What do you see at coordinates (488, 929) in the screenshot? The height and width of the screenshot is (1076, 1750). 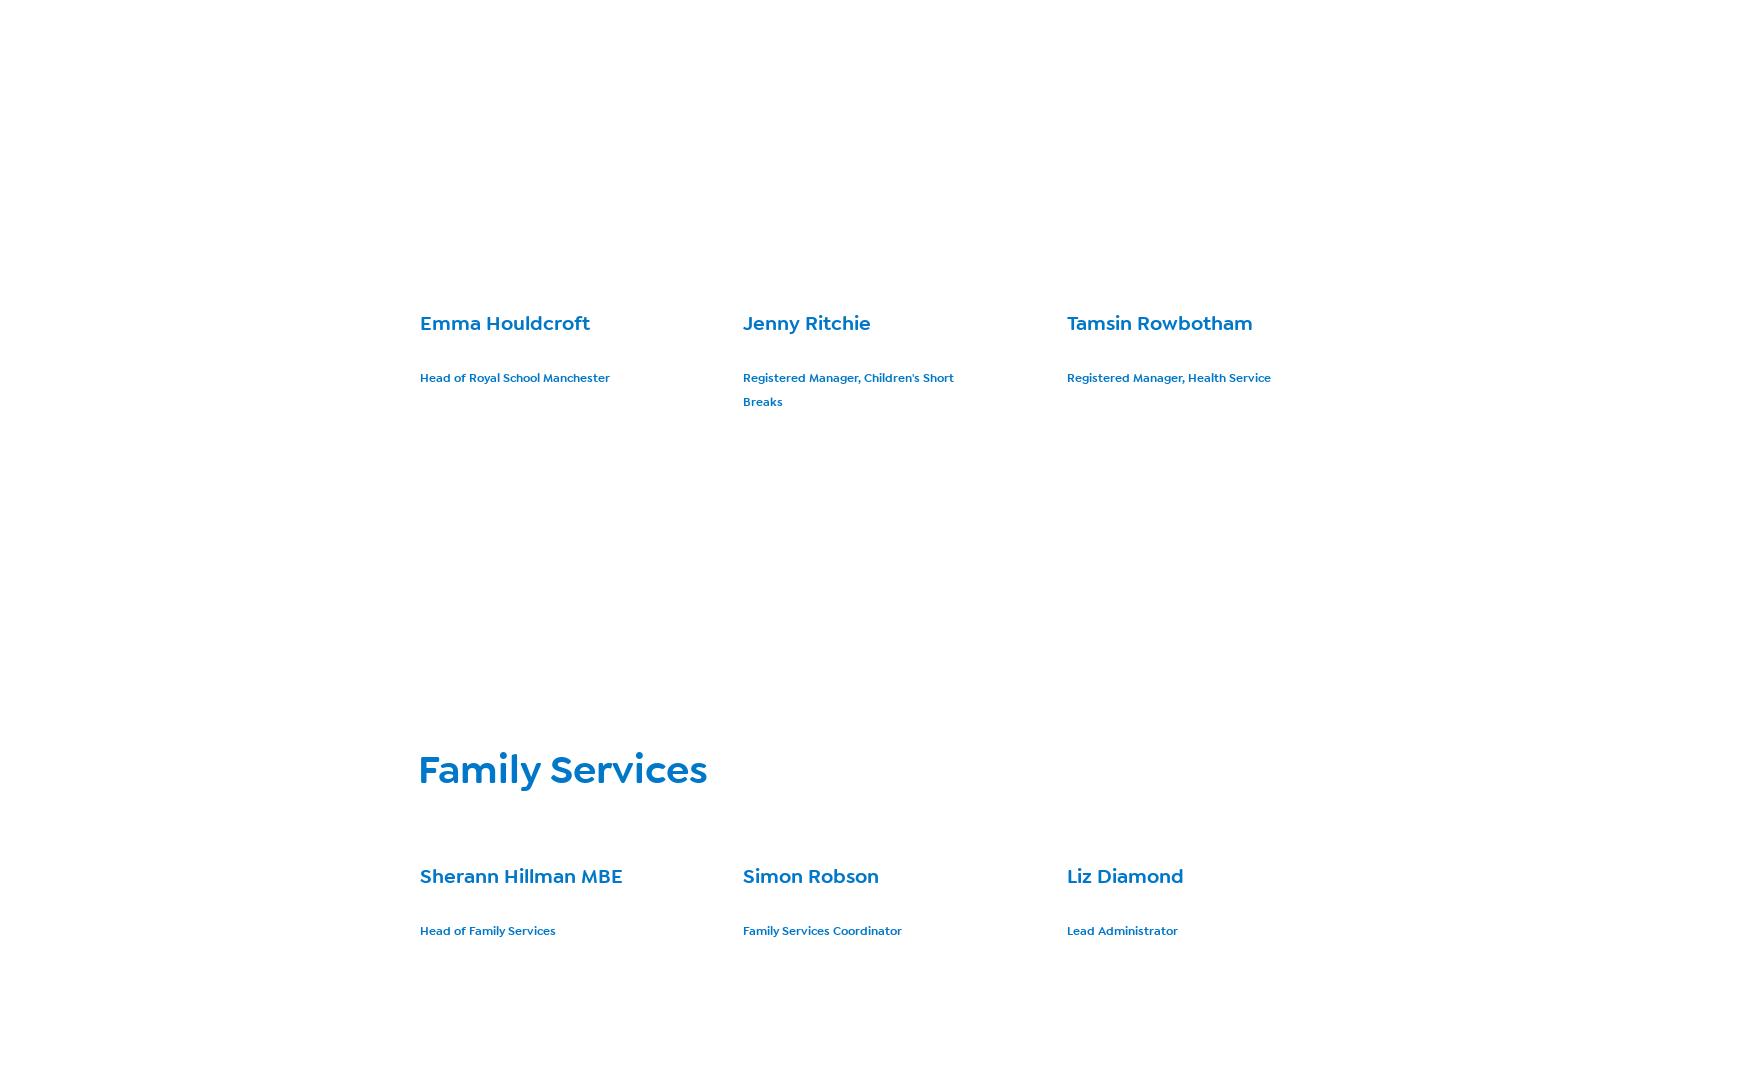 I see `'Head of Family Services'` at bounding box center [488, 929].